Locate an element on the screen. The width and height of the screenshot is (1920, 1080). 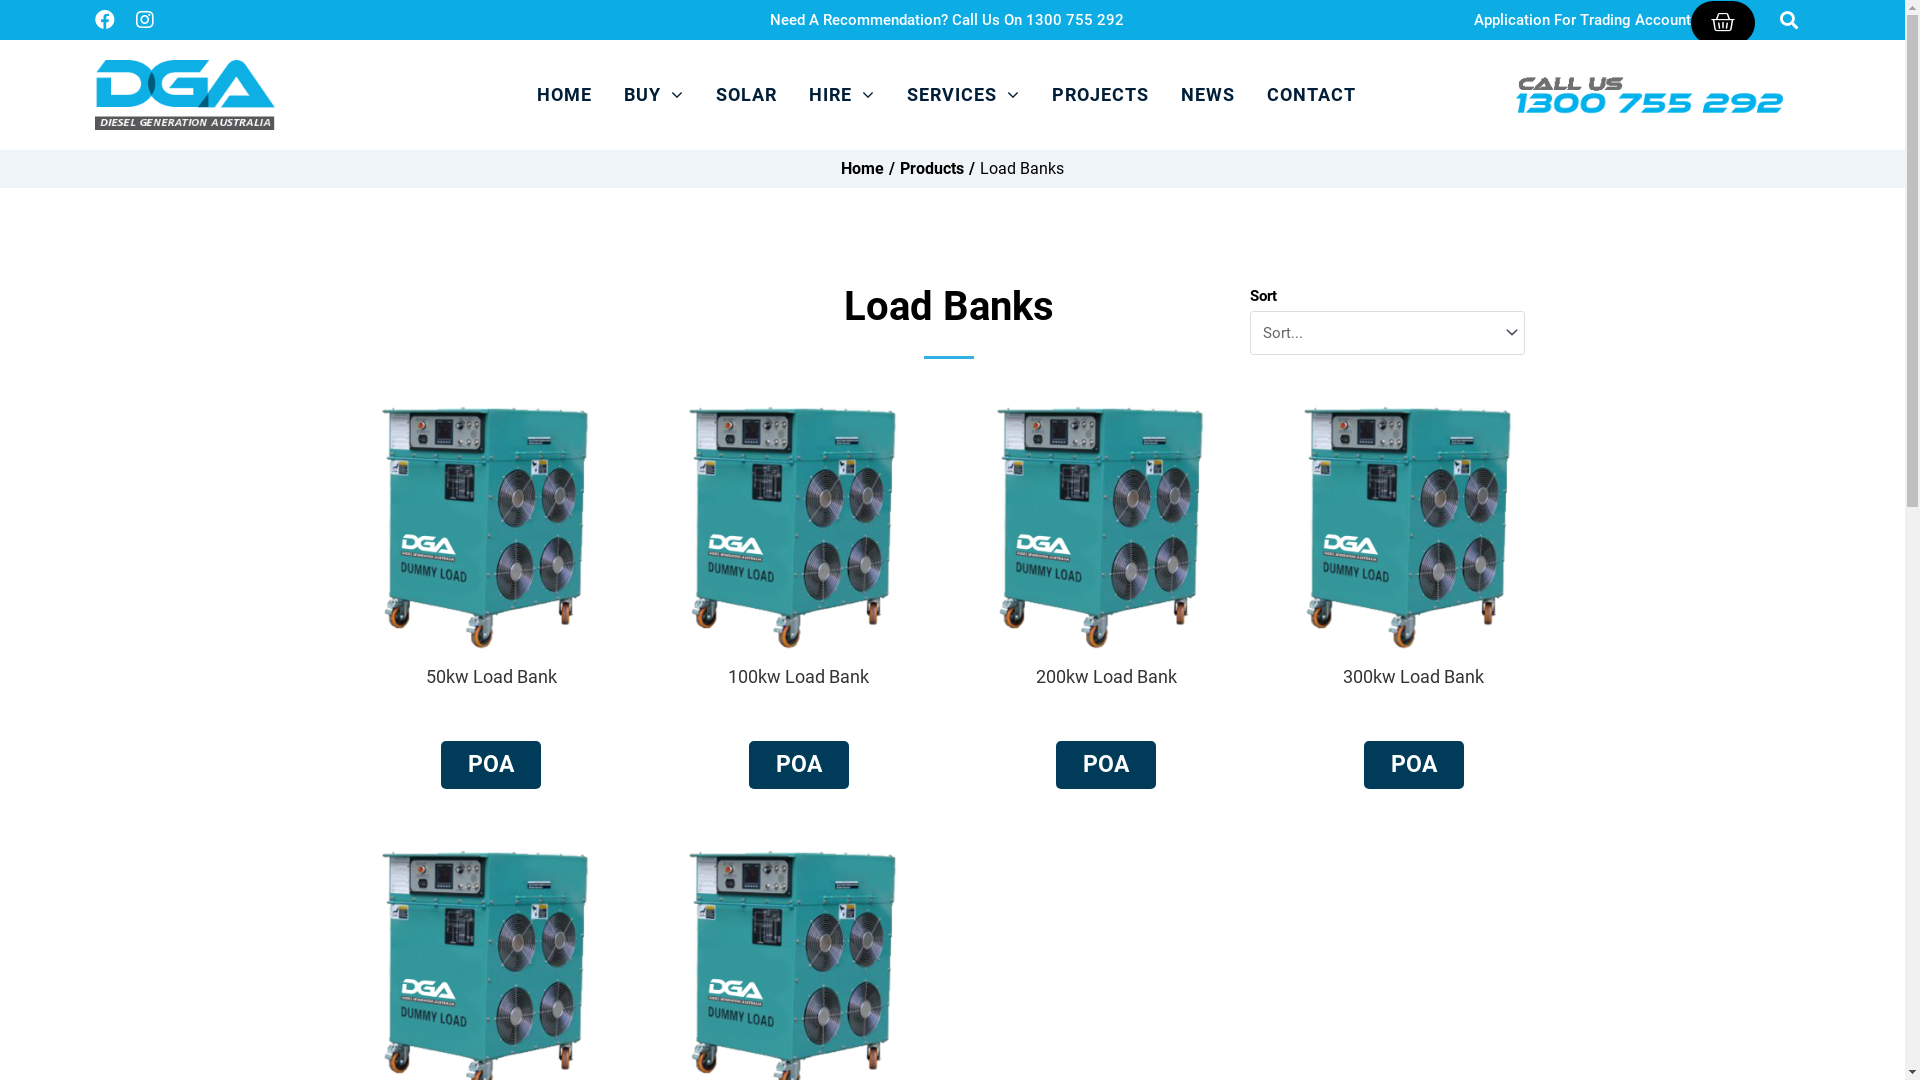
'50kw Load Bank' is located at coordinates (491, 675).